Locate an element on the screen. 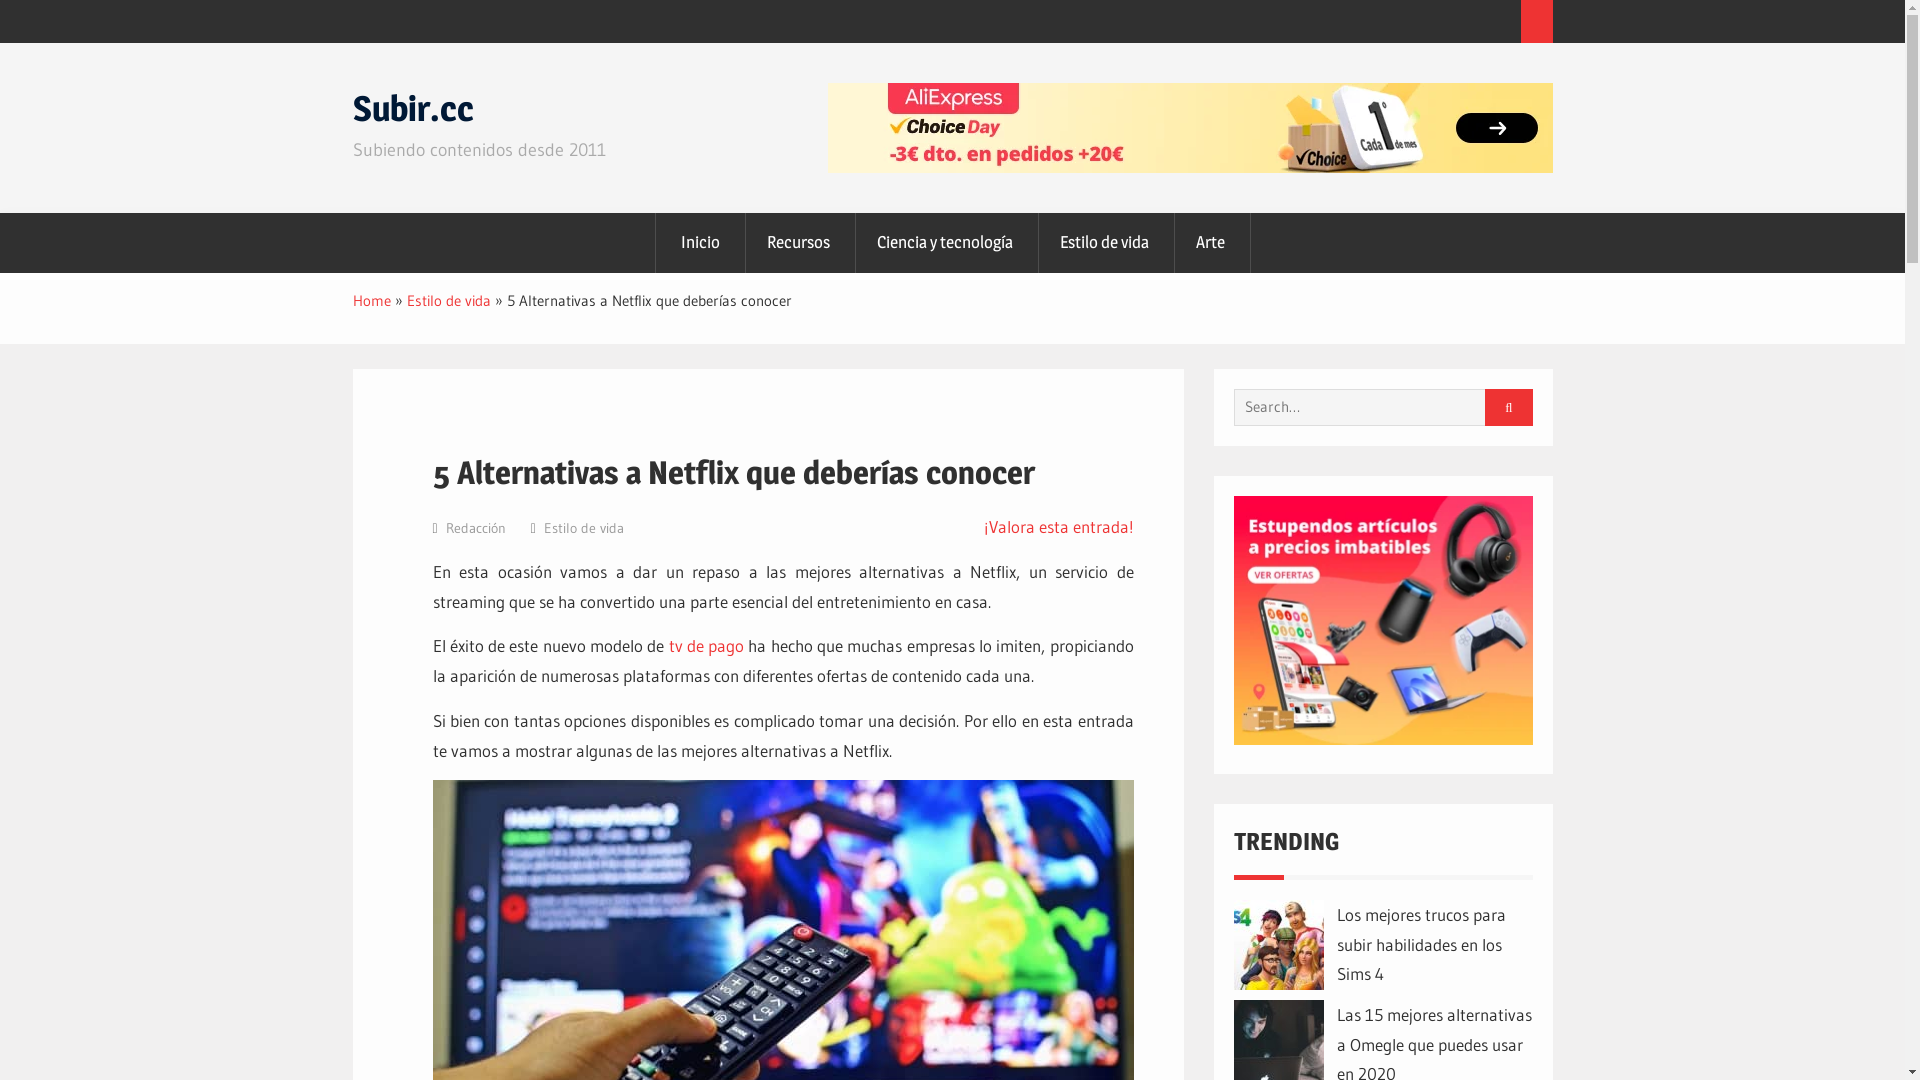  'Arte' is located at coordinates (1170, 242).